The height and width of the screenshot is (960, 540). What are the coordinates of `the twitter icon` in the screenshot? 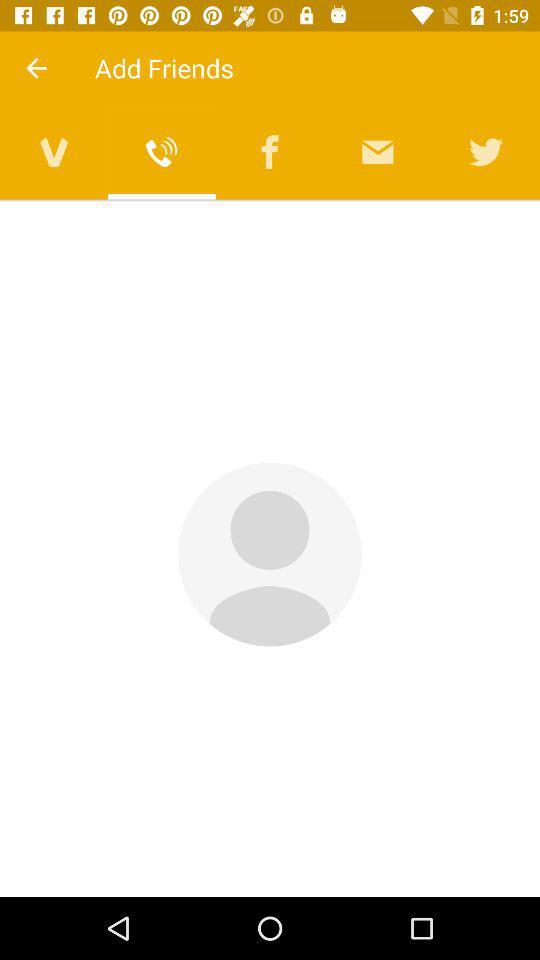 It's located at (485, 151).